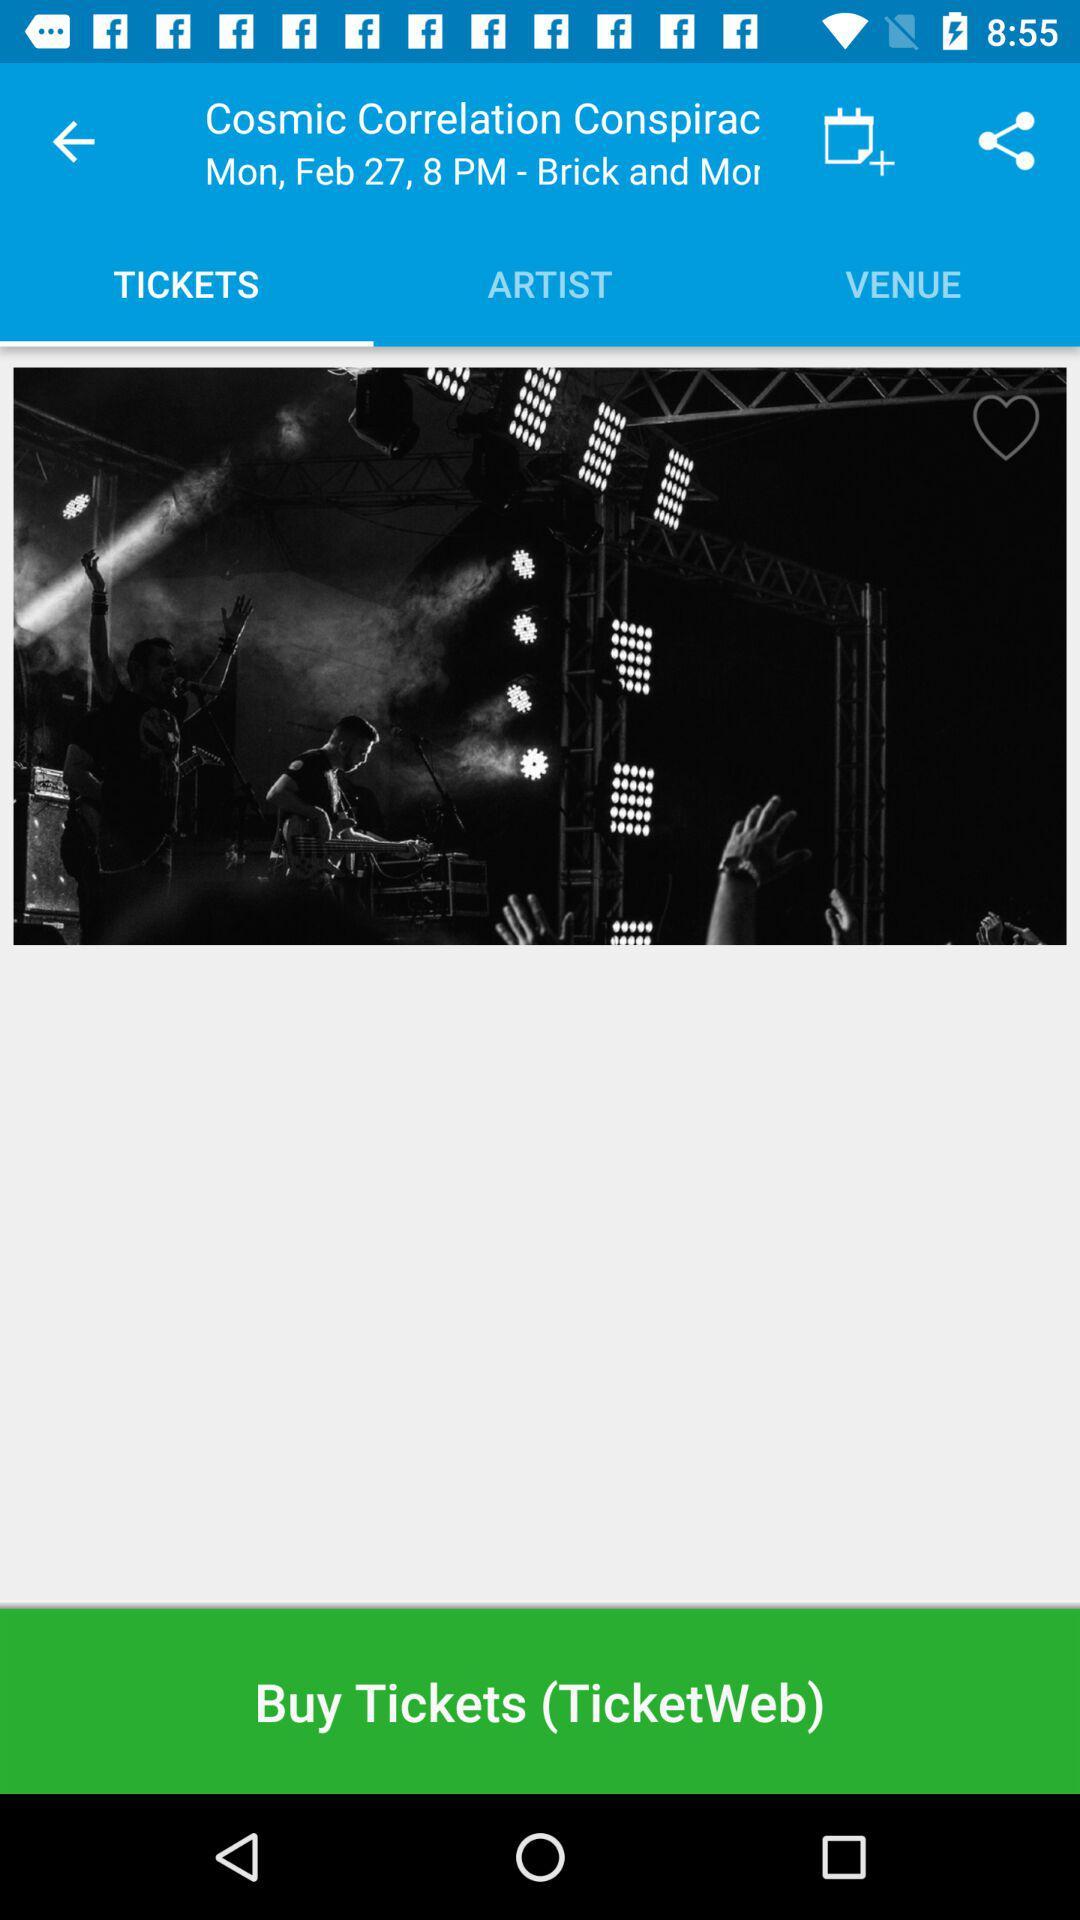 The height and width of the screenshot is (1920, 1080). Describe the element at coordinates (858, 140) in the screenshot. I see `the item to the right of the cosmic correlation conspiracy` at that location.